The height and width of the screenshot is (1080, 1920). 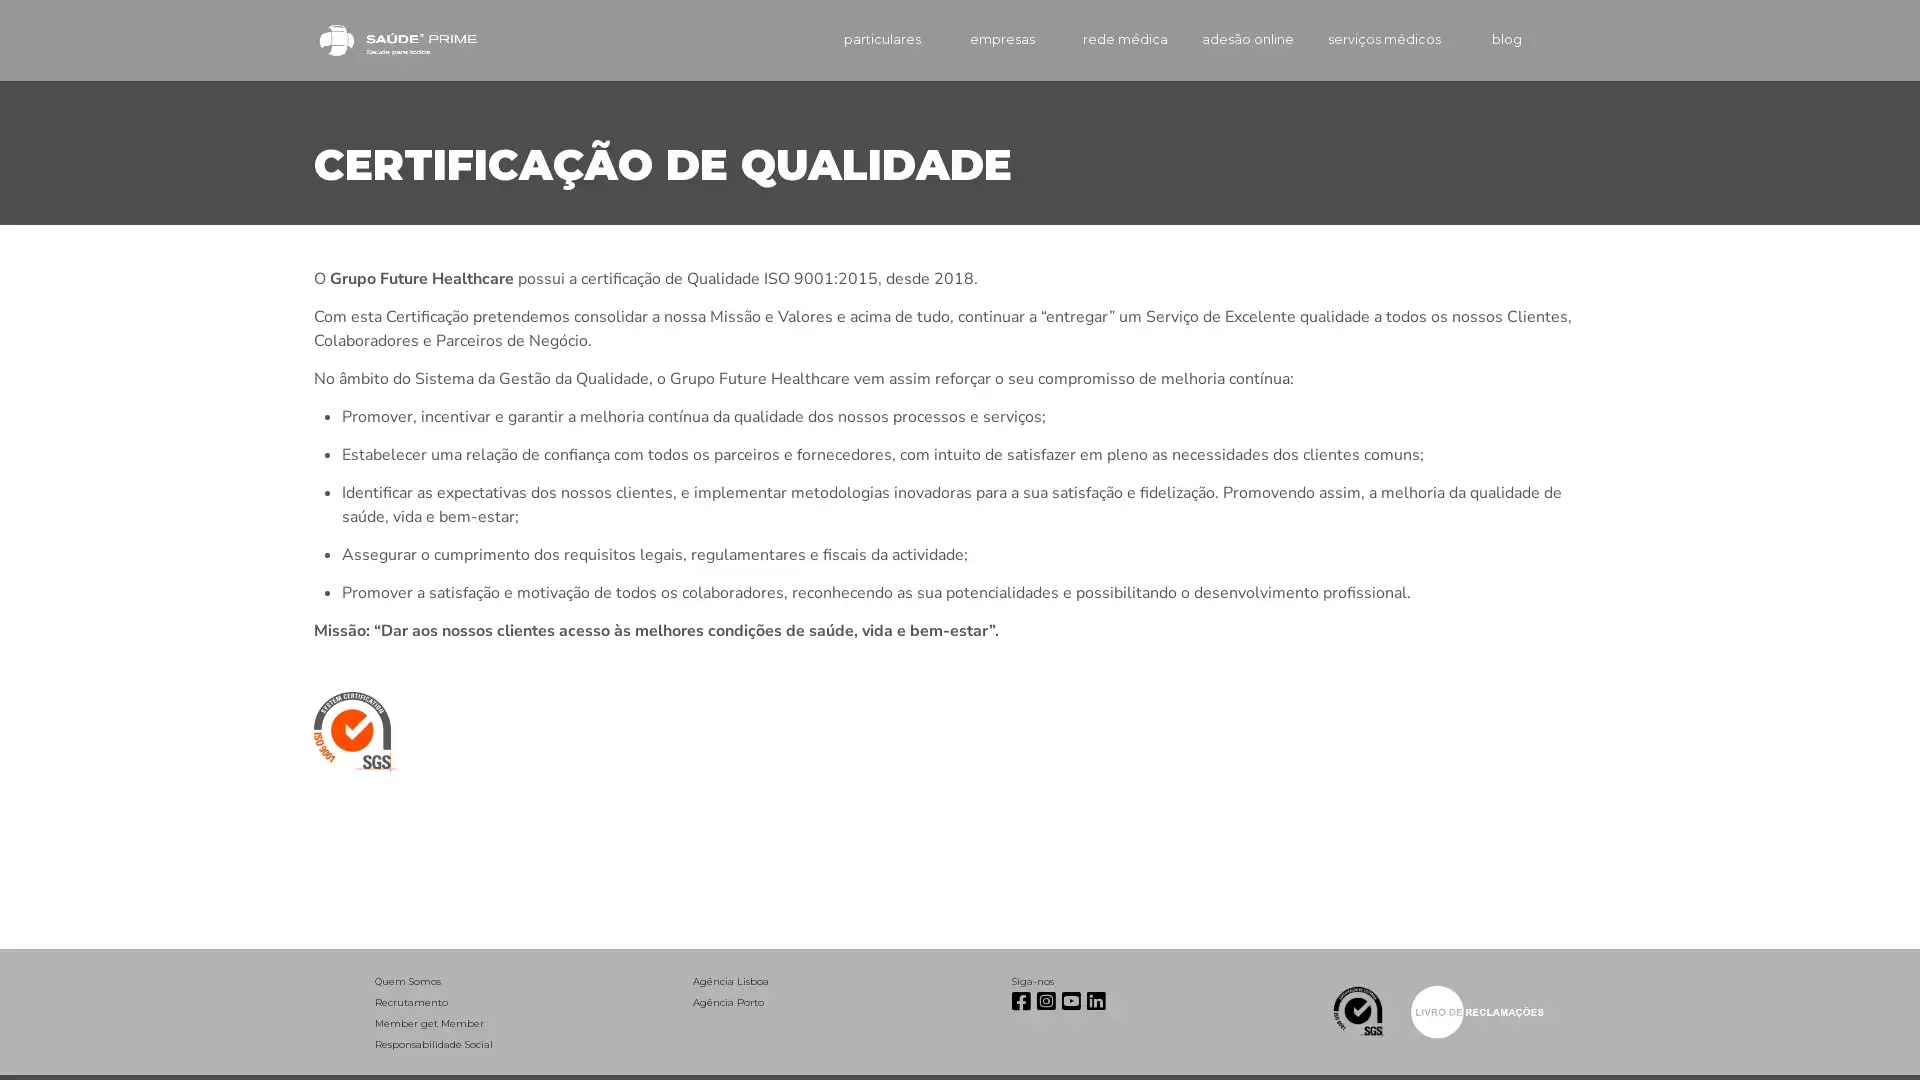 I want to click on adesao online, so click(x=1222, y=39).